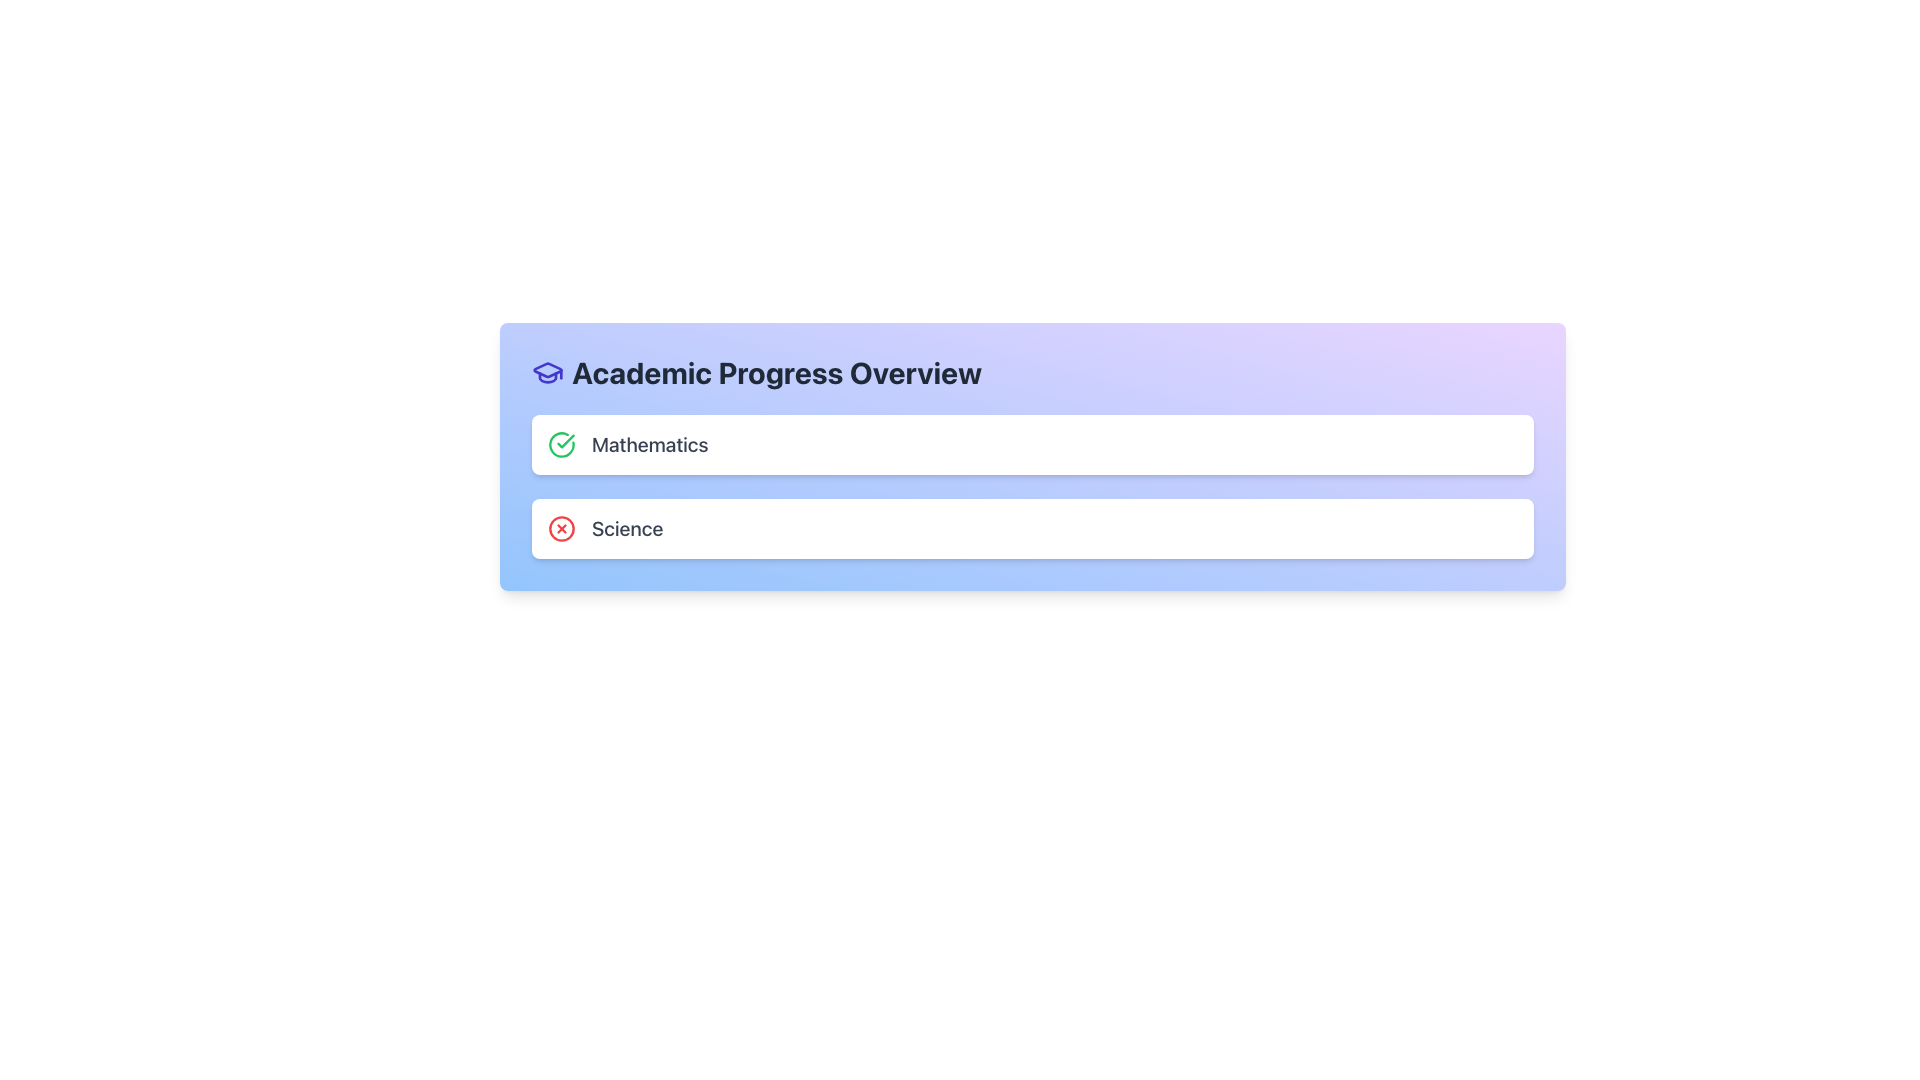 This screenshot has height=1080, width=1920. What do you see at coordinates (560, 443) in the screenshot?
I see `the green circular icon with a checkmark inside, located to the left of the 'Mathematics' text in the 'Academic Progress Overview' section` at bounding box center [560, 443].